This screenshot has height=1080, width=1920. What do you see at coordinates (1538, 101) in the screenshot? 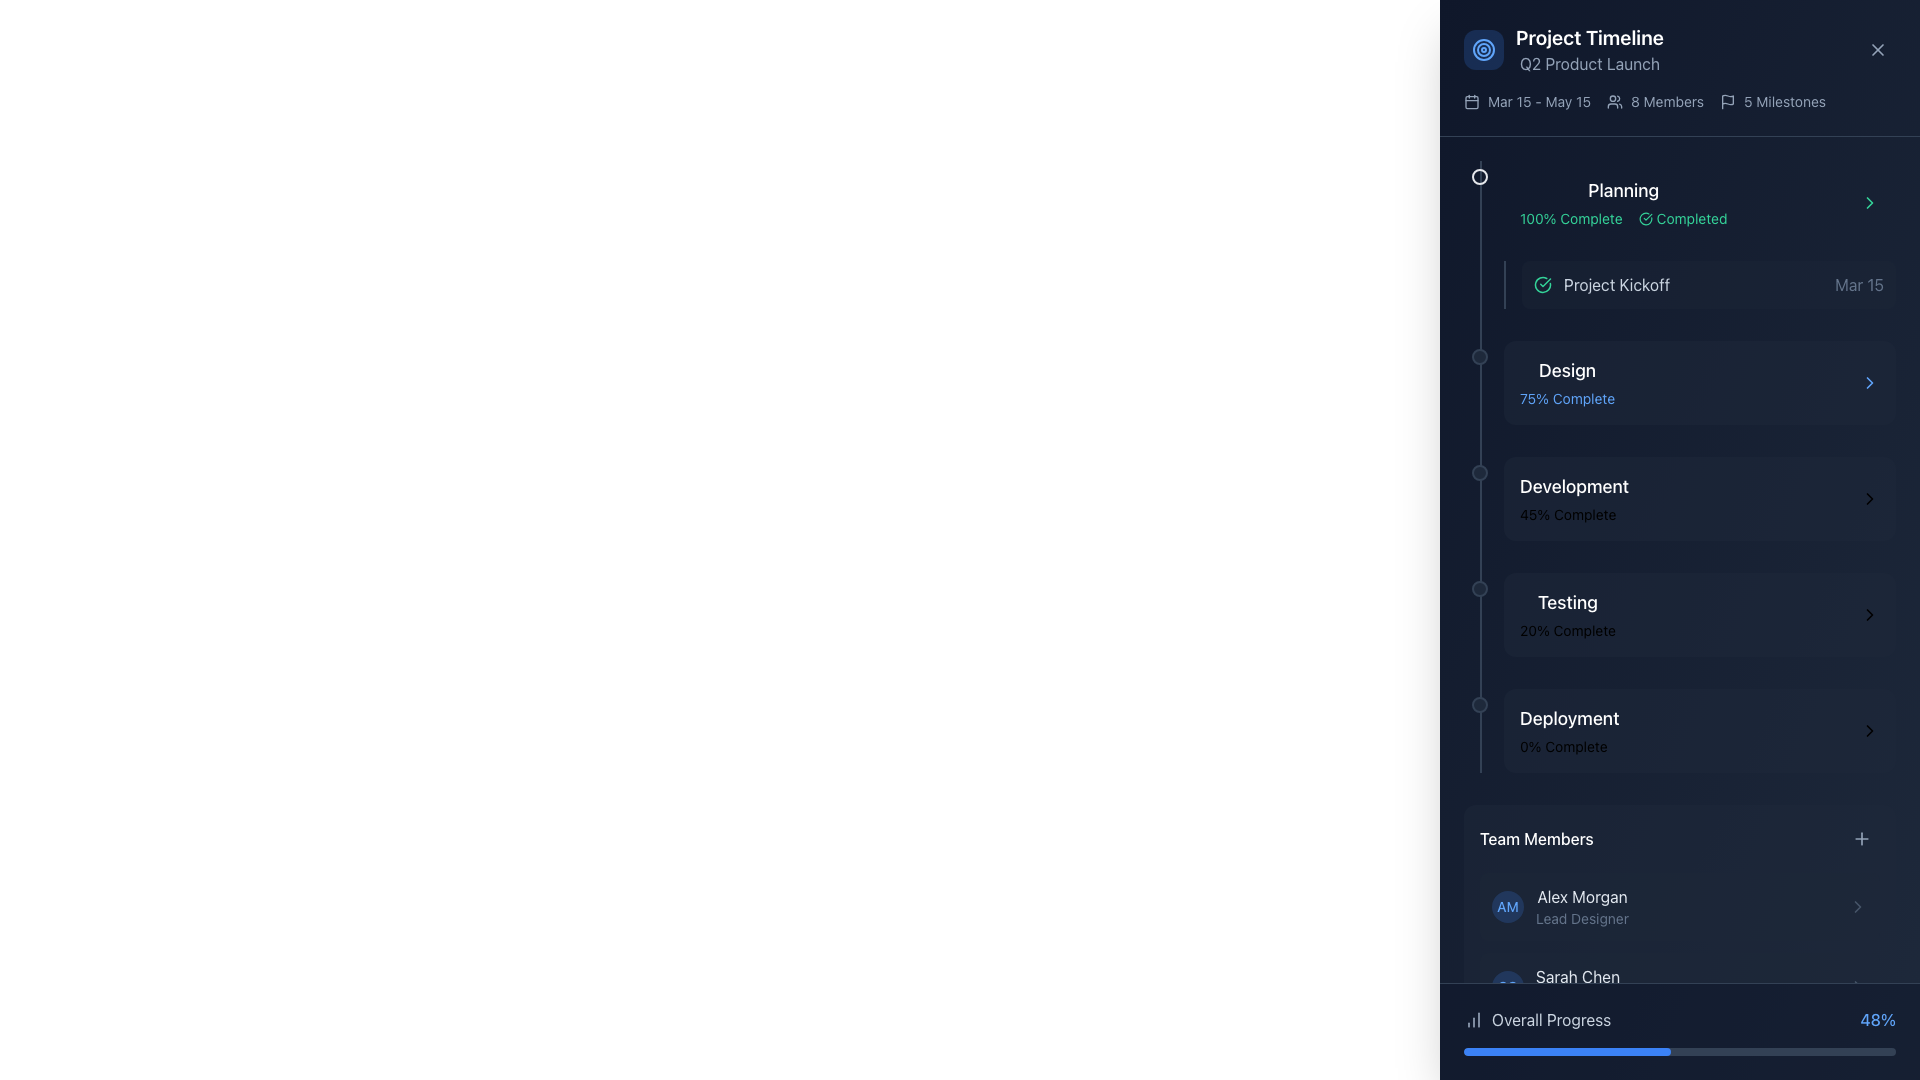
I see `the Plain text label displaying 'Mar 15 - May 15', which is styled in white and located in the upper section of the interface, aligned horizontally with a calendar icon` at bounding box center [1538, 101].